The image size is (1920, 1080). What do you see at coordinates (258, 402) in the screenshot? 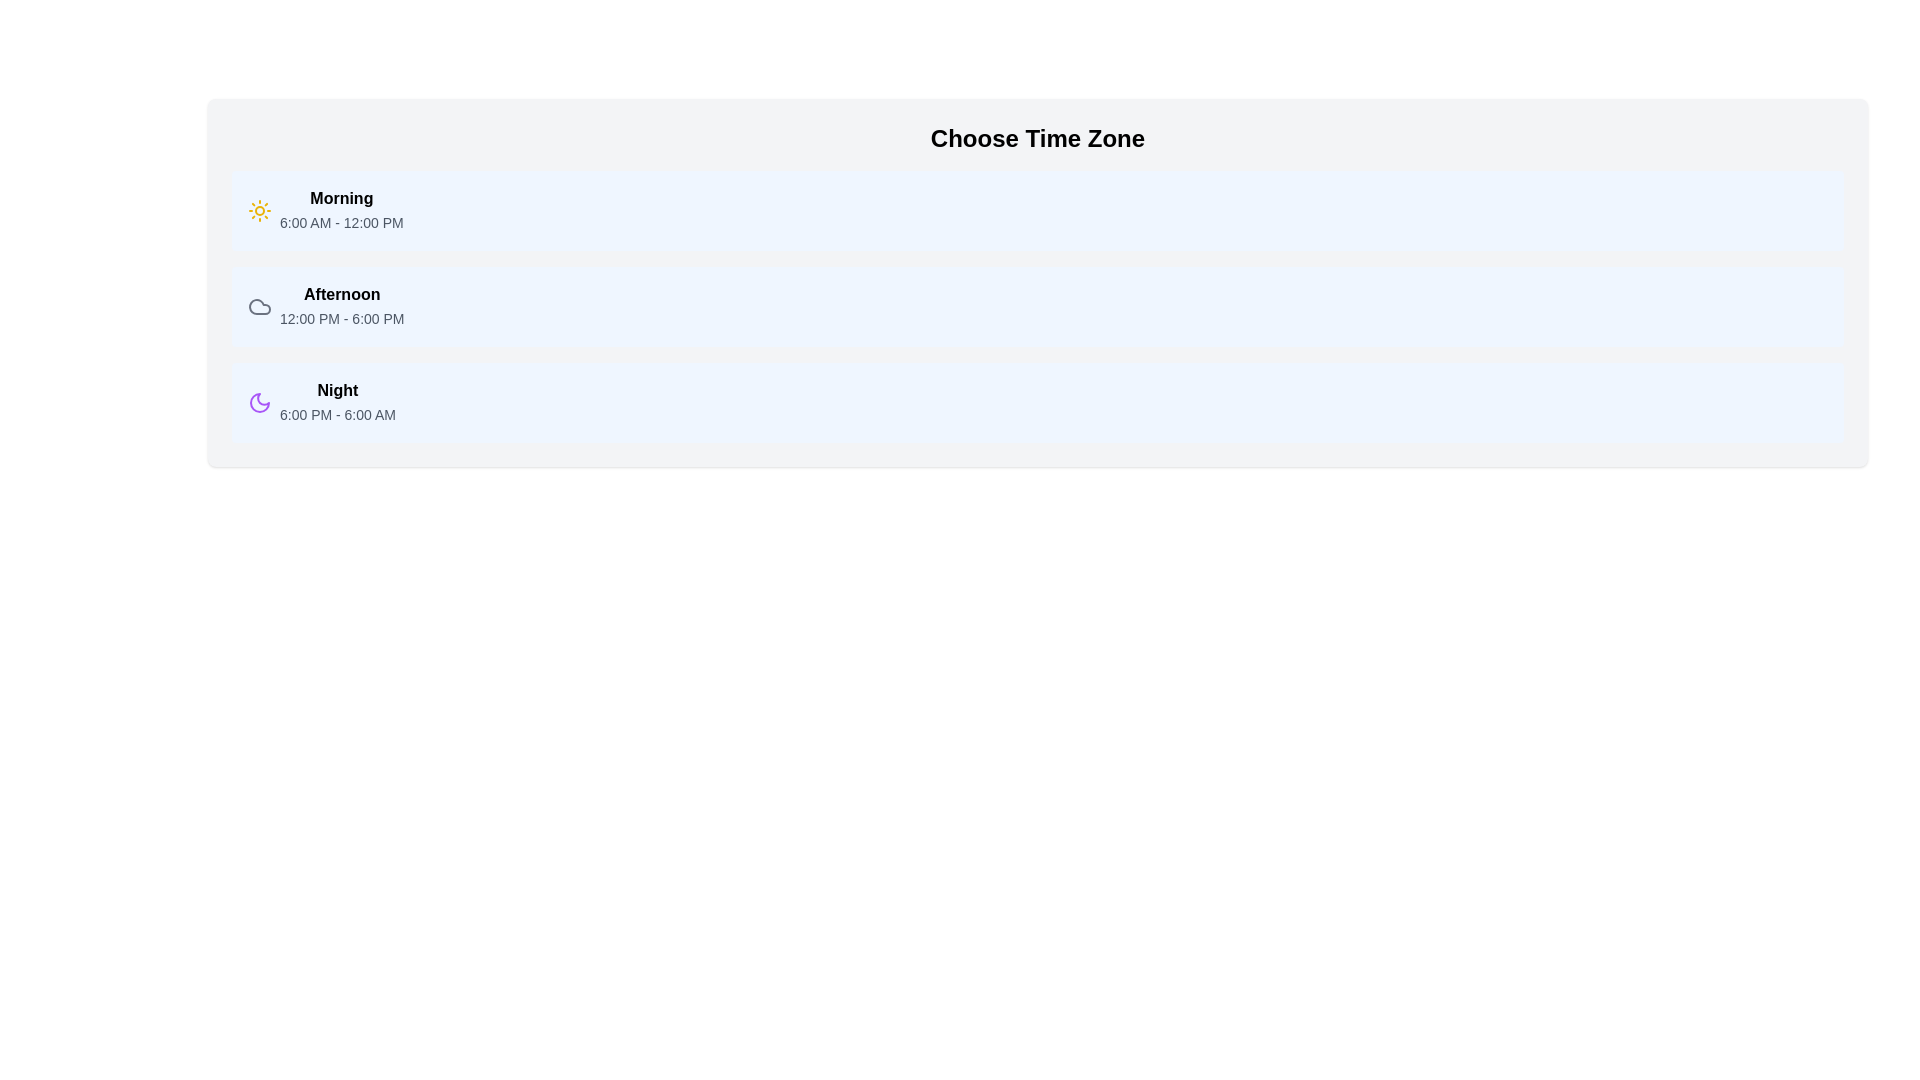
I see `the moon icon representing the nighttime theme in the 'Night 6:00 PM - 6:00 AM' section, which is positioned to the left of the text content` at bounding box center [258, 402].